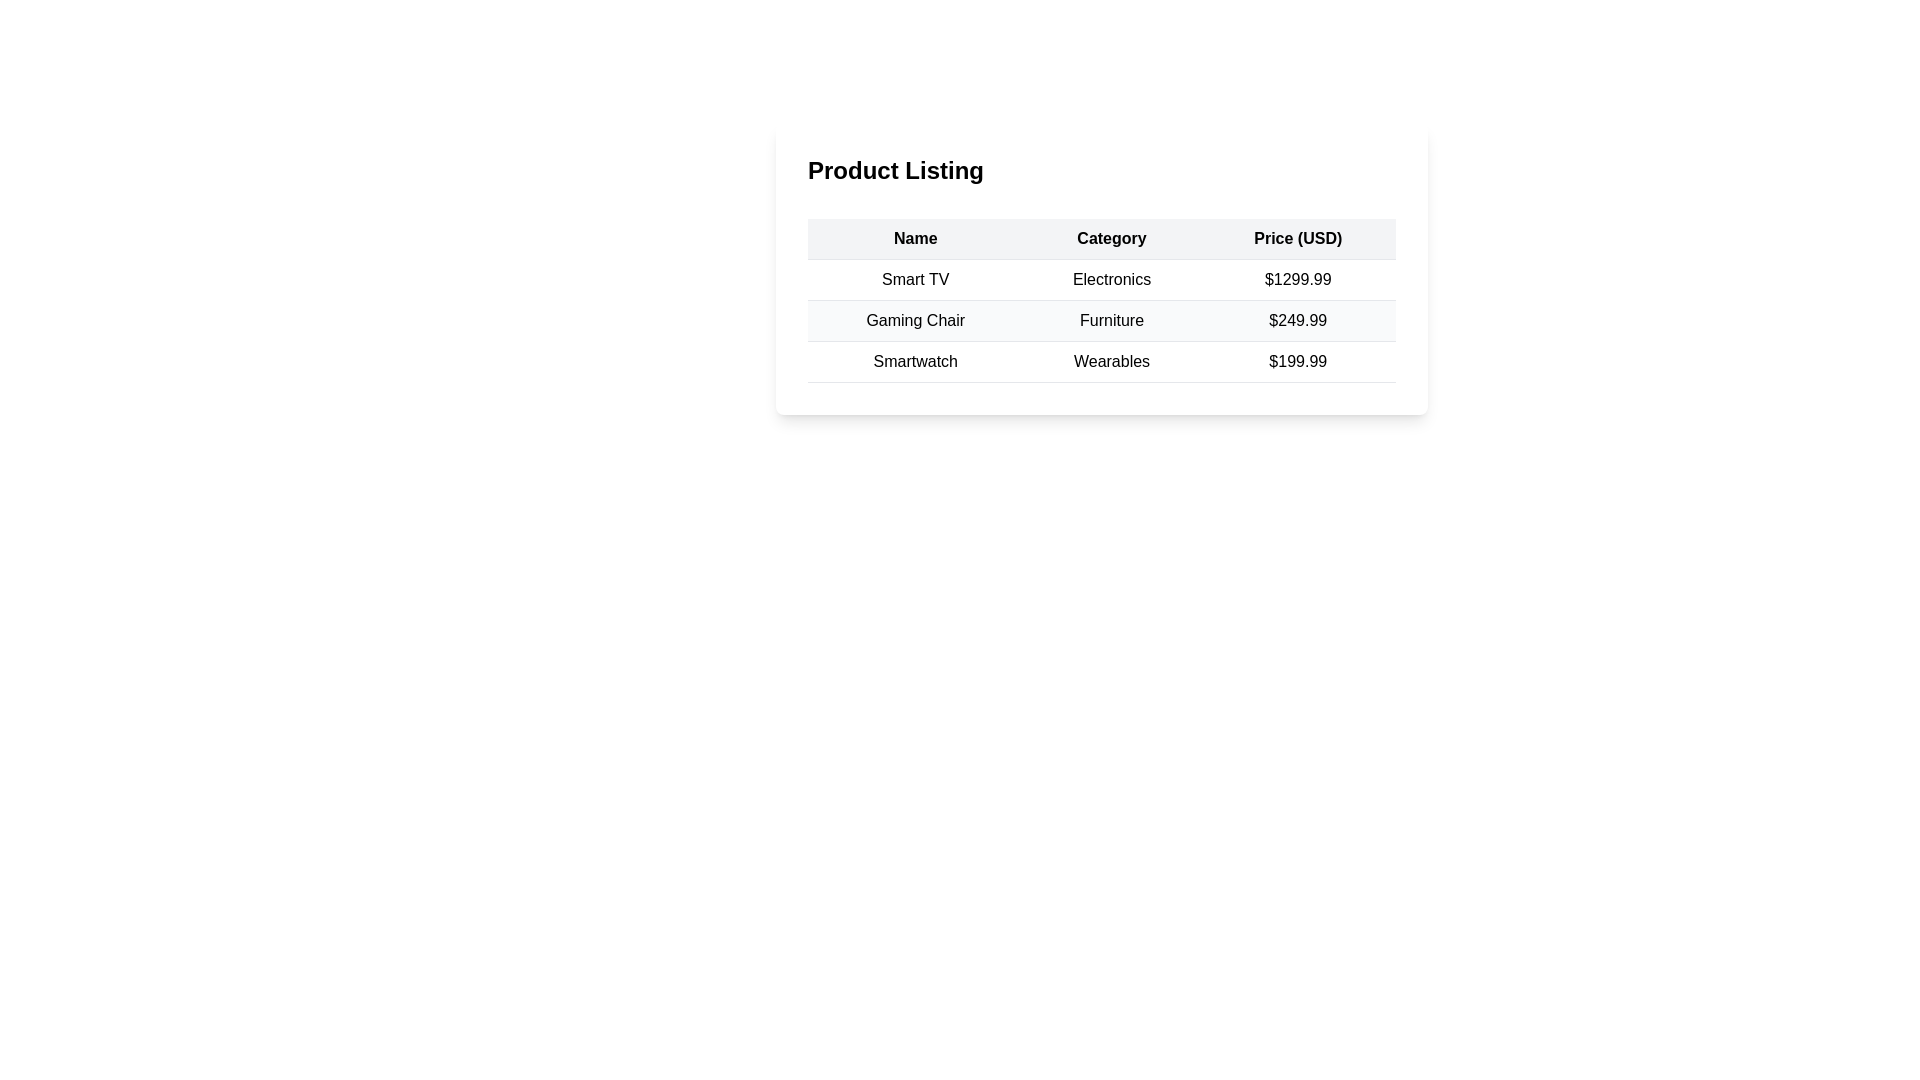 This screenshot has height=1080, width=1920. Describe the element at coordinates (1298, 319) in the screenshot. I see `the price label displaying '$249.99' in the second row of the table under the 'Price (USD)' column` at that location.